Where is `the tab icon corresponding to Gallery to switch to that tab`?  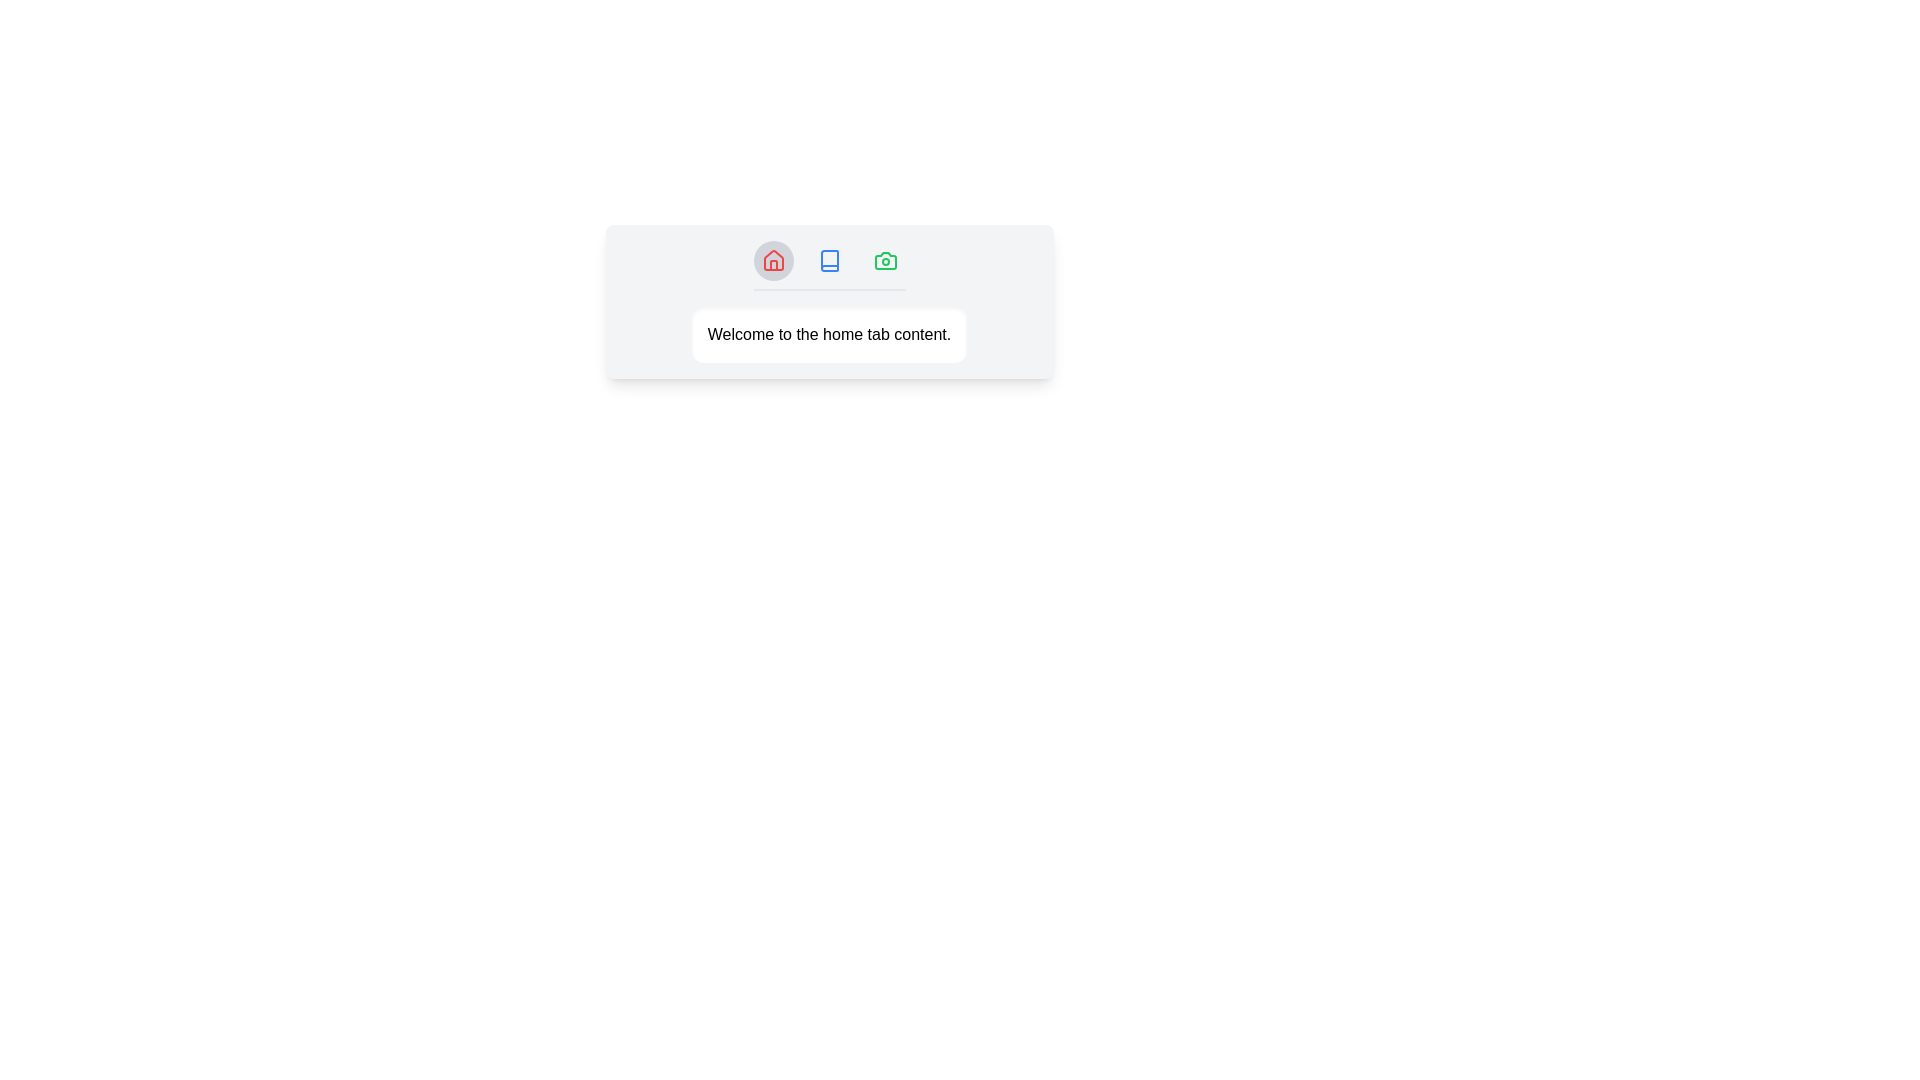
the tab icon corresponding to Gallery to switch to that tab is located at coordinates (884, 260).